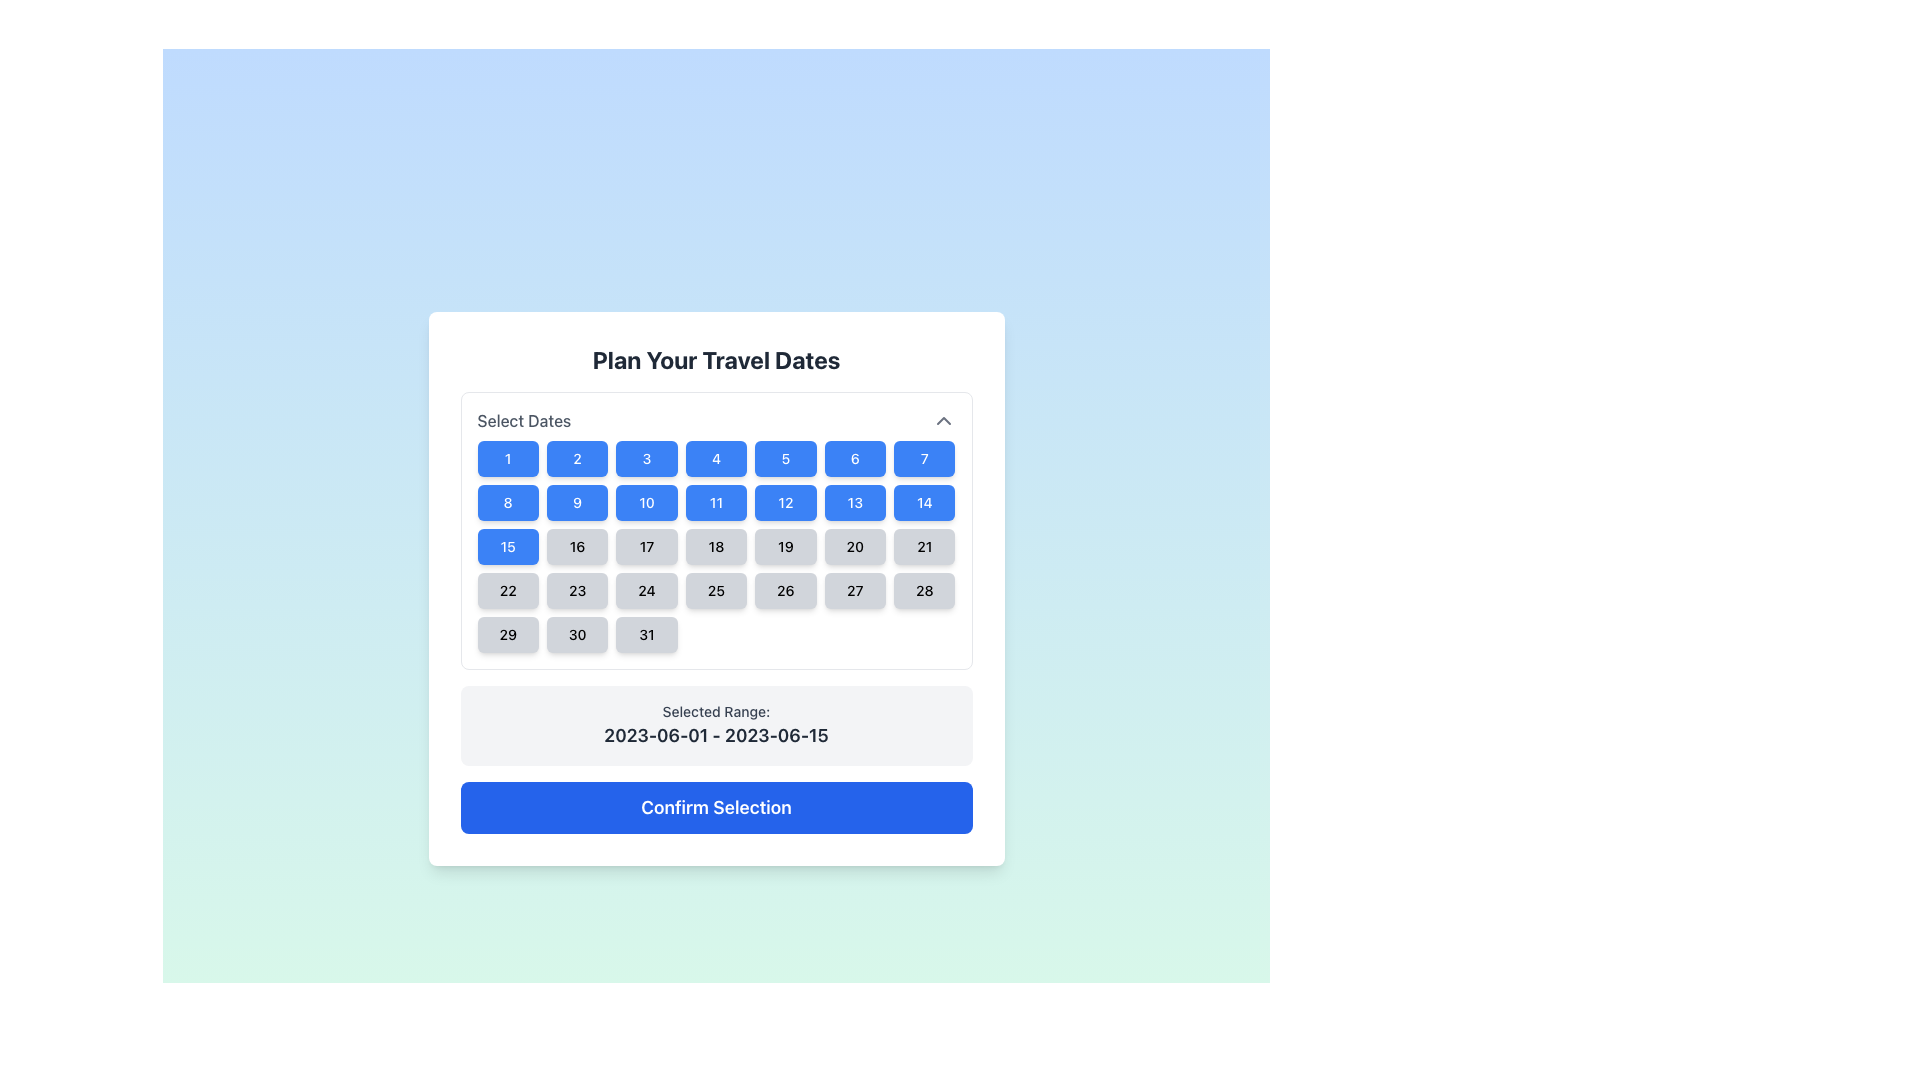 The height and width of the screenshot is (1080, 1920). What do you see at coordinates (647, 547) in the screenshot?
I see `the rounded button displaying the number '17' in the date picker grid, located in the third row, second column` at bounding box center [647, 547].